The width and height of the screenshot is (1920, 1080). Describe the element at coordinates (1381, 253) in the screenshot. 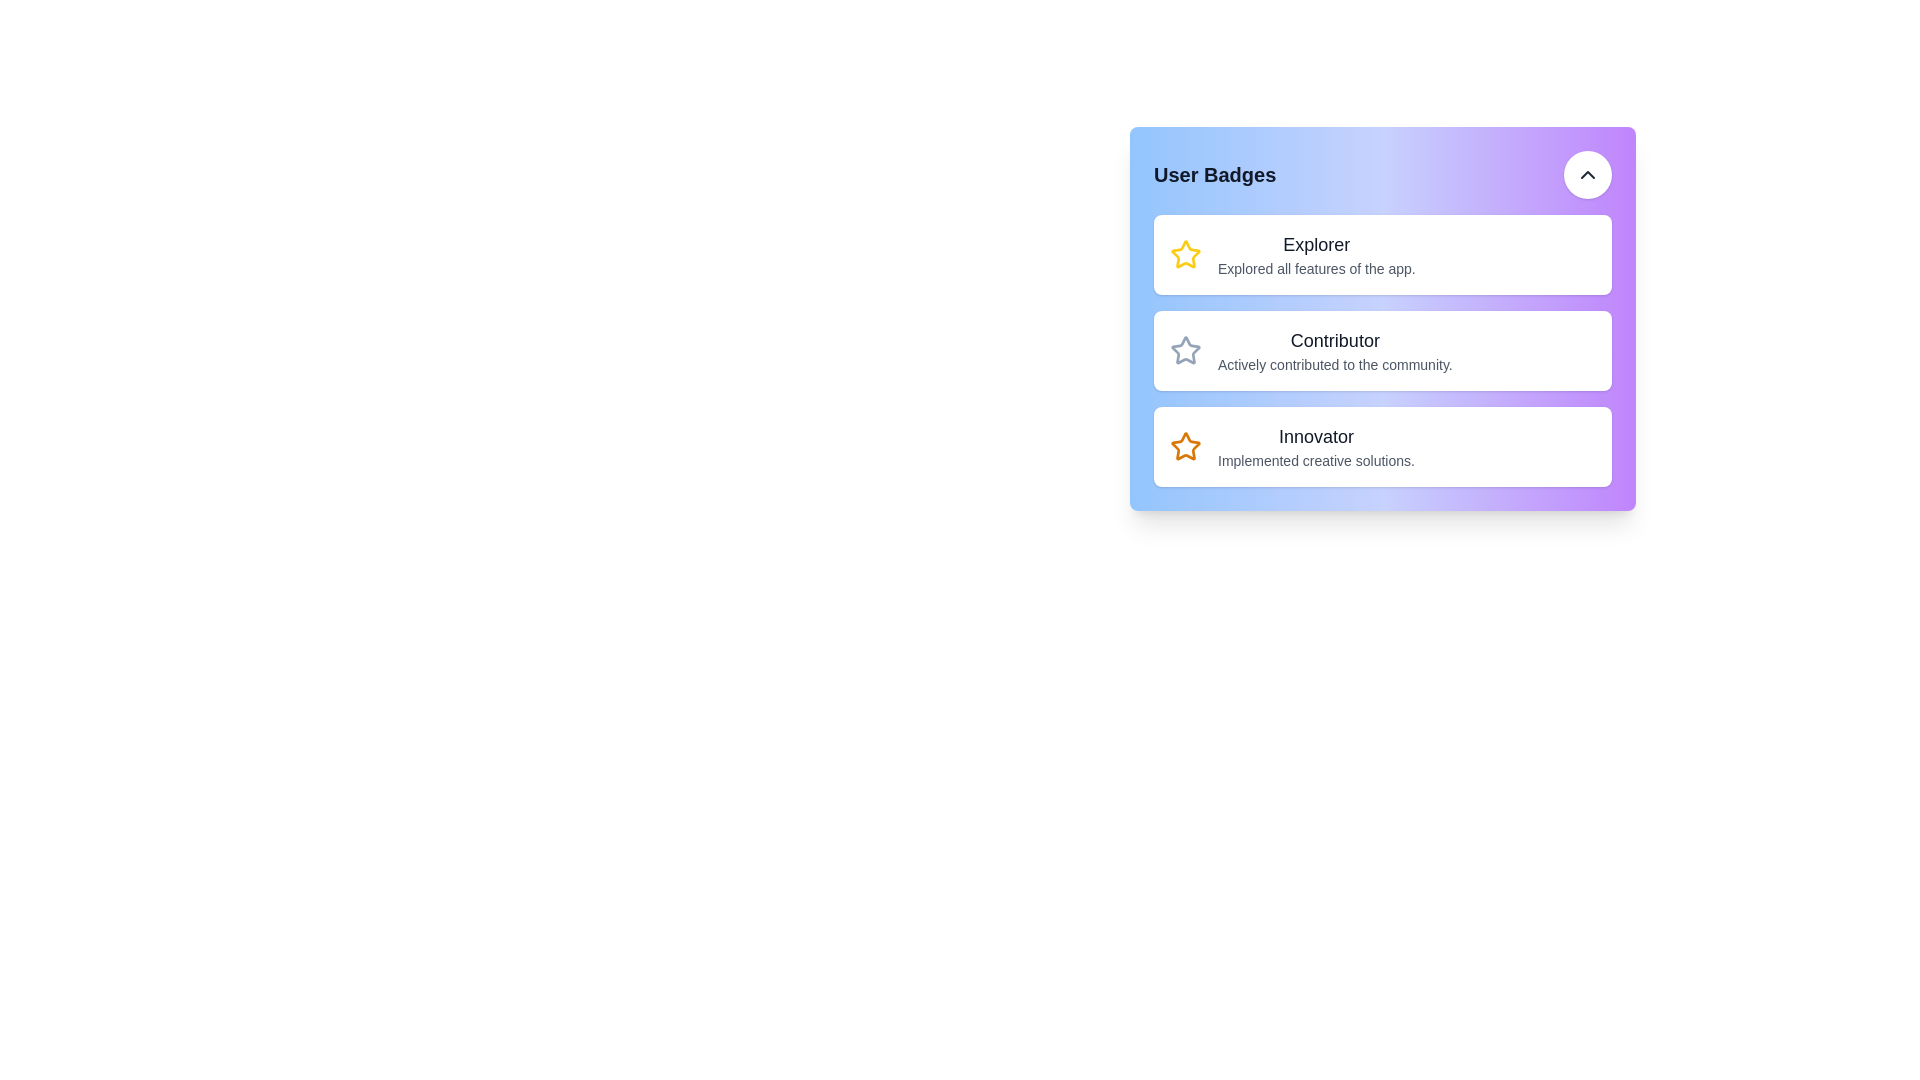

I see `the 'Explorer' visual badge, which is the first badge in a vertically stacked layout inside a card component, located at the top-left of the card, above the 'Contributor' badge` at that location.